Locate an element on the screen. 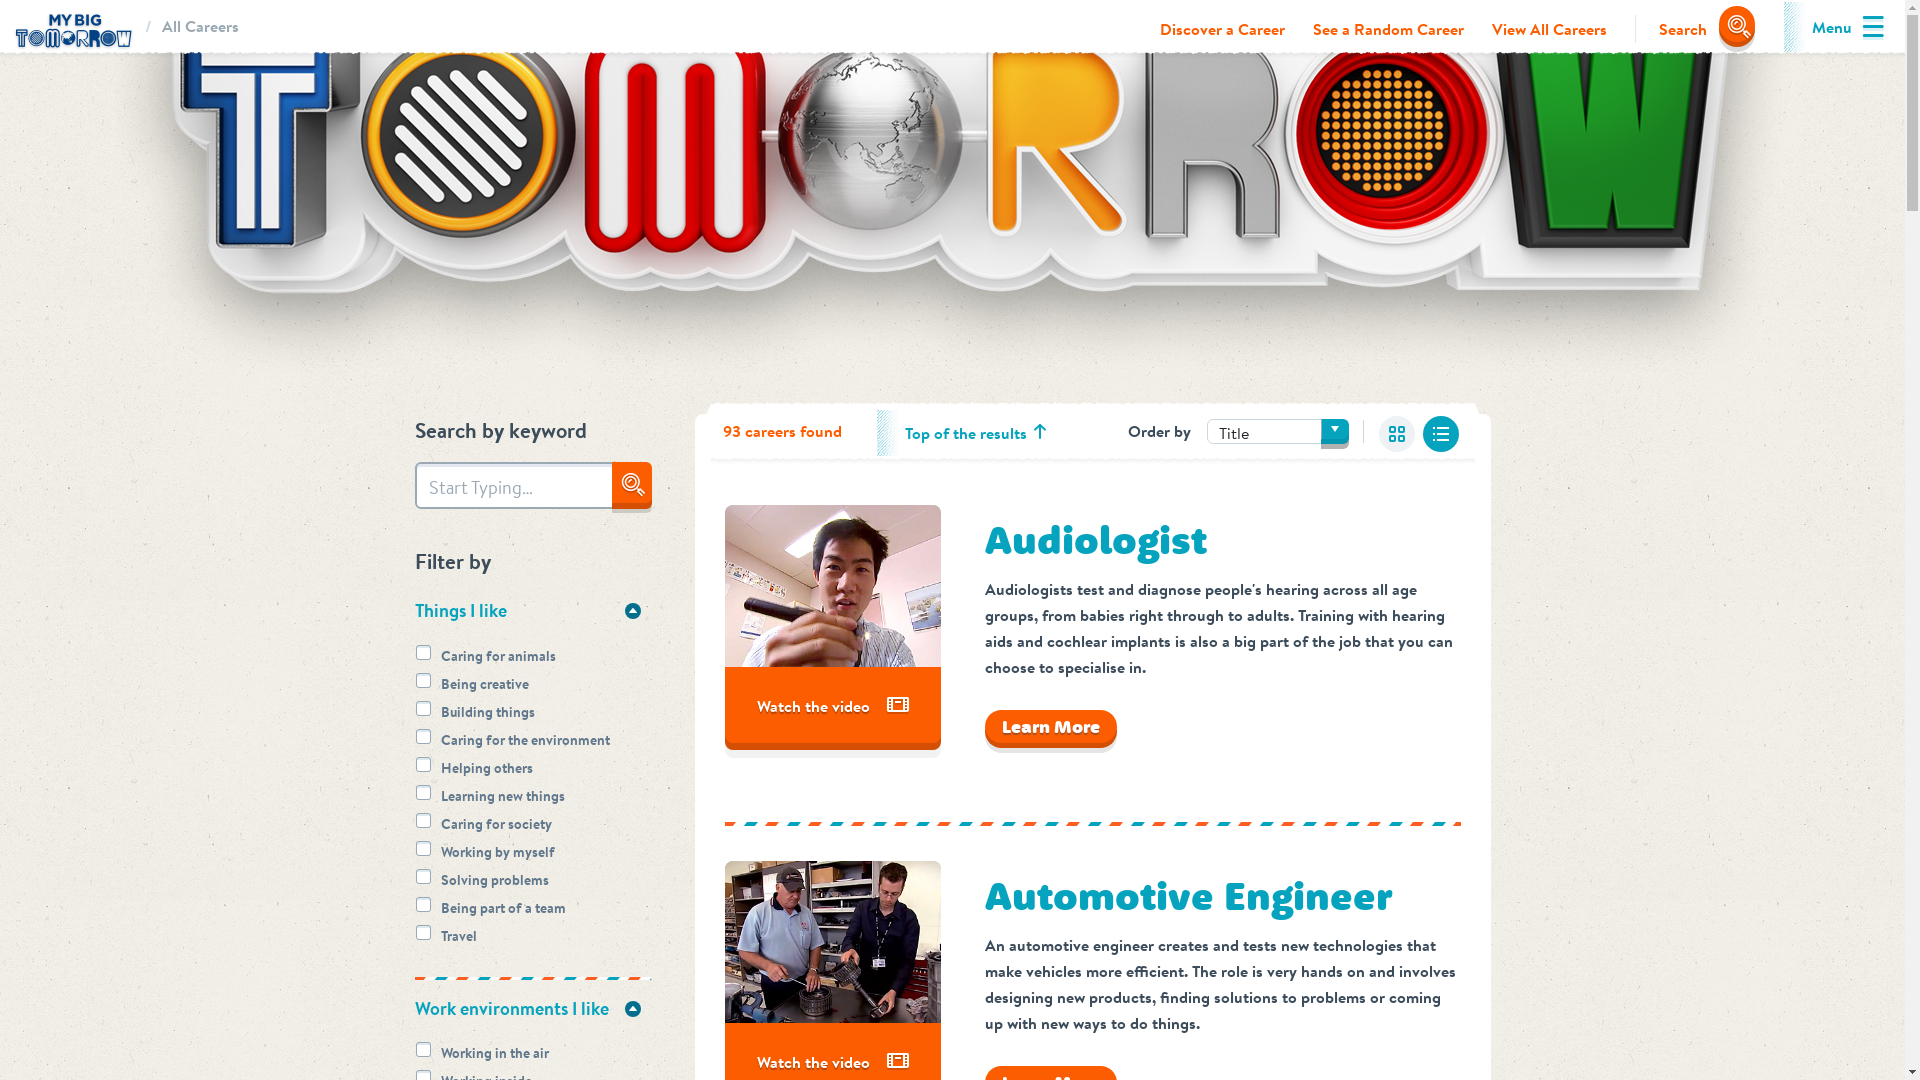  'Open / close - Work environments I like' is located at coordinates (631, 1009).